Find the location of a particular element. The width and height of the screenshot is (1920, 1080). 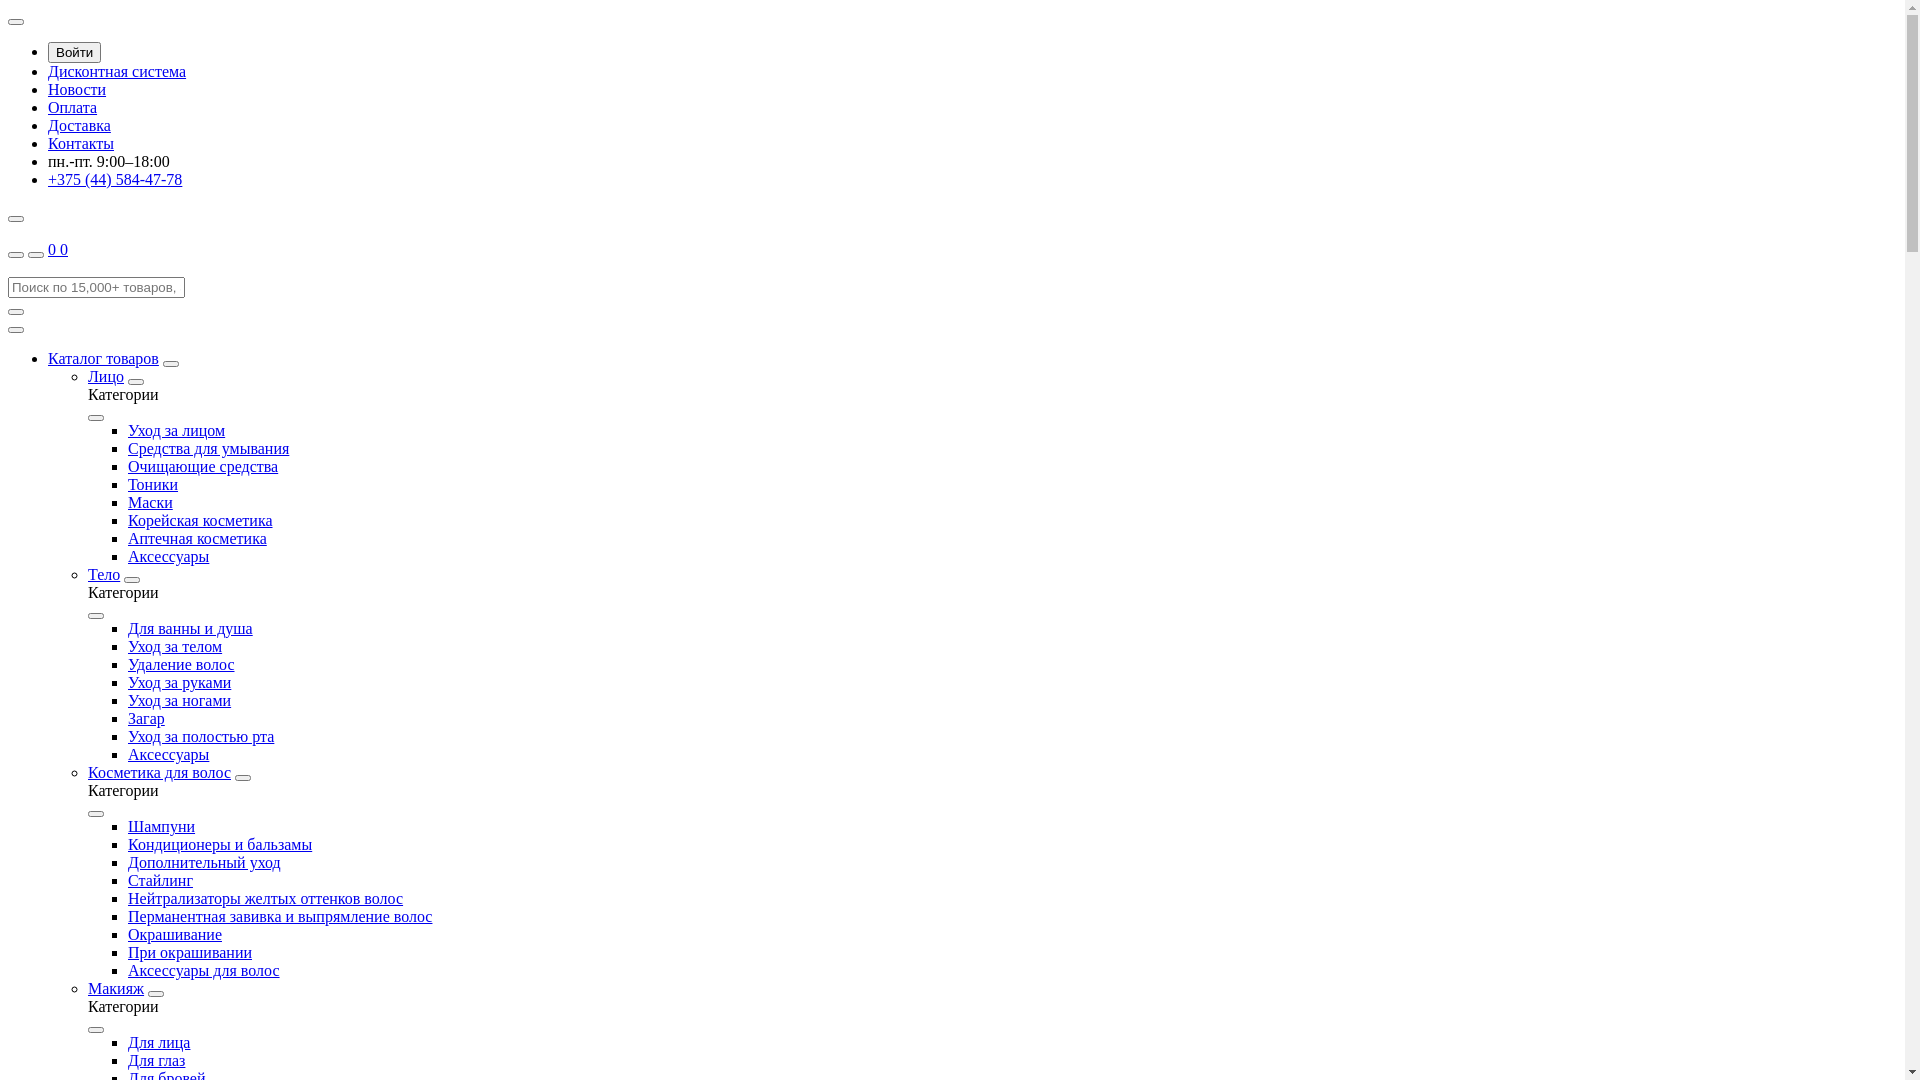

'0' is located at coordinates (53, 248).